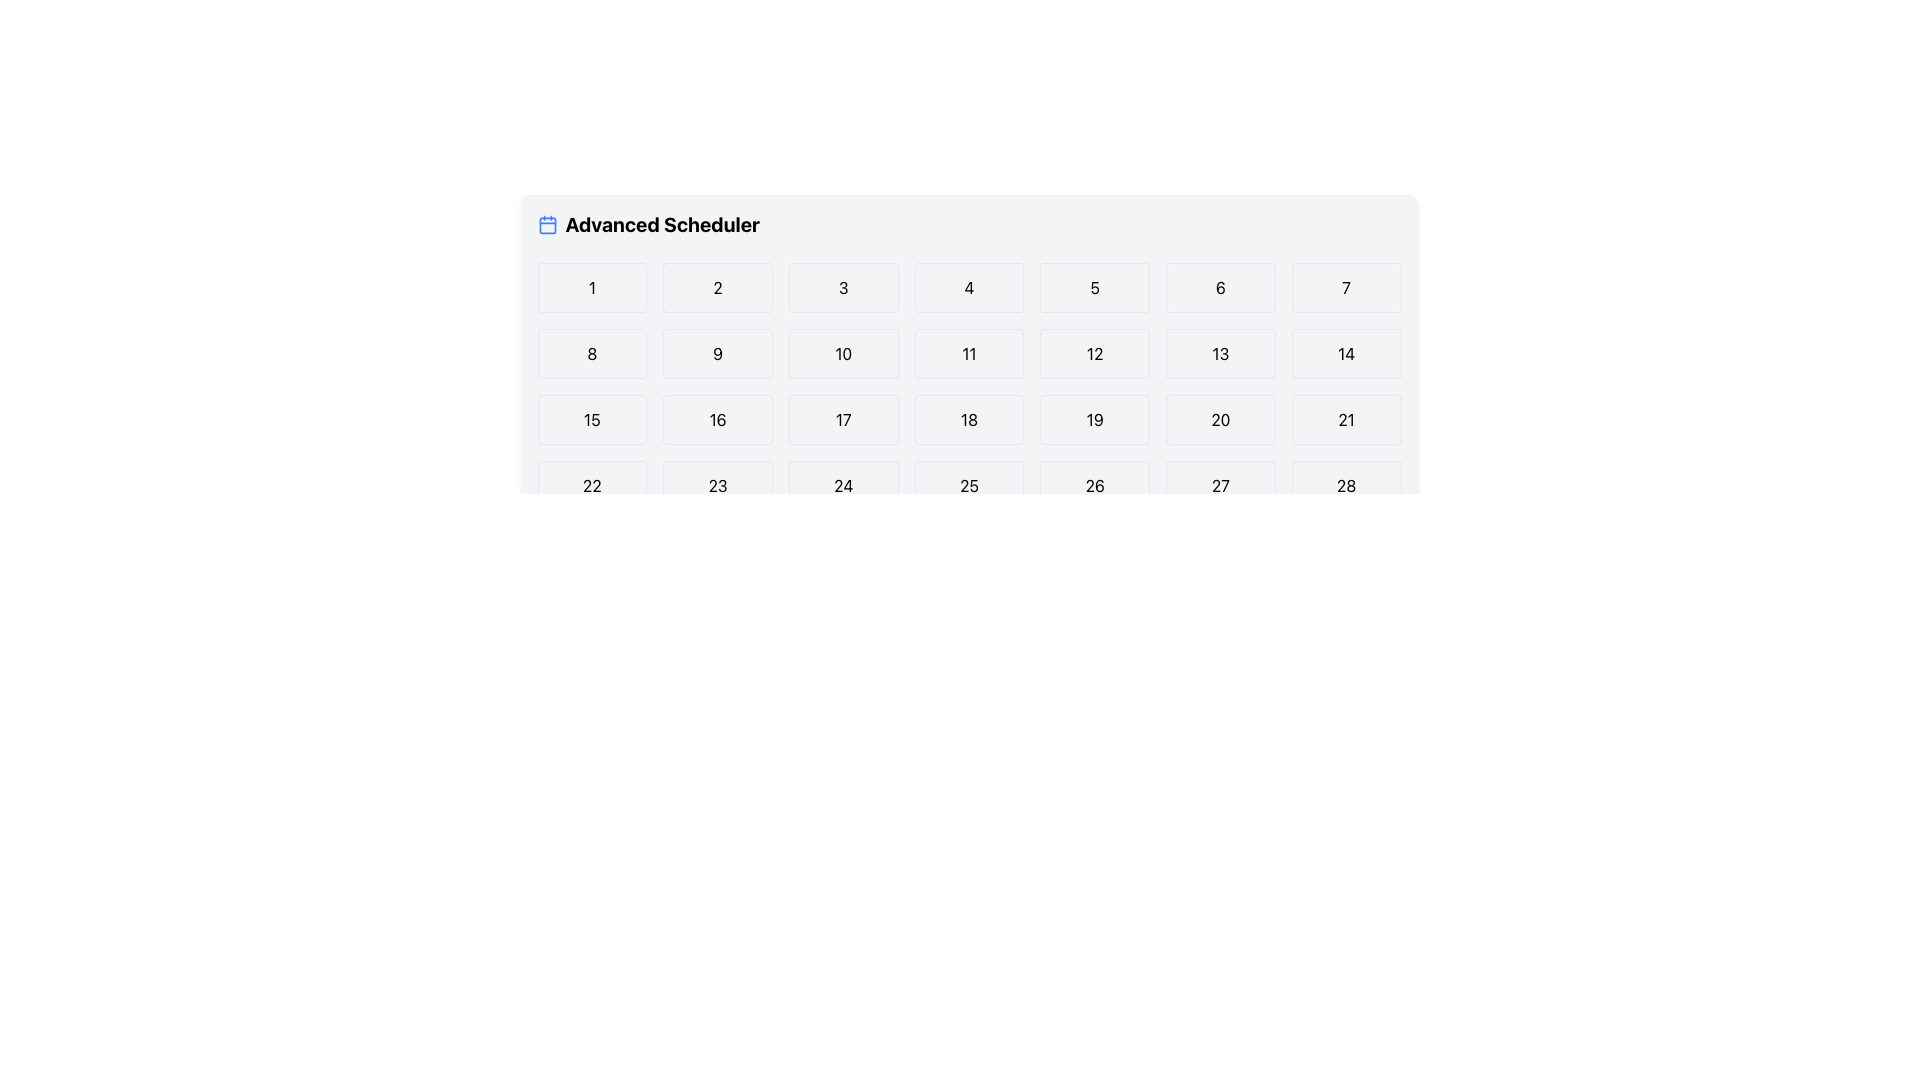 The width and height of the screenshot is (1920, 1080). I want to click on the button displaying the number '19' in a black, bold font on a light-gray rounded rectangle, so click(1094, 419).